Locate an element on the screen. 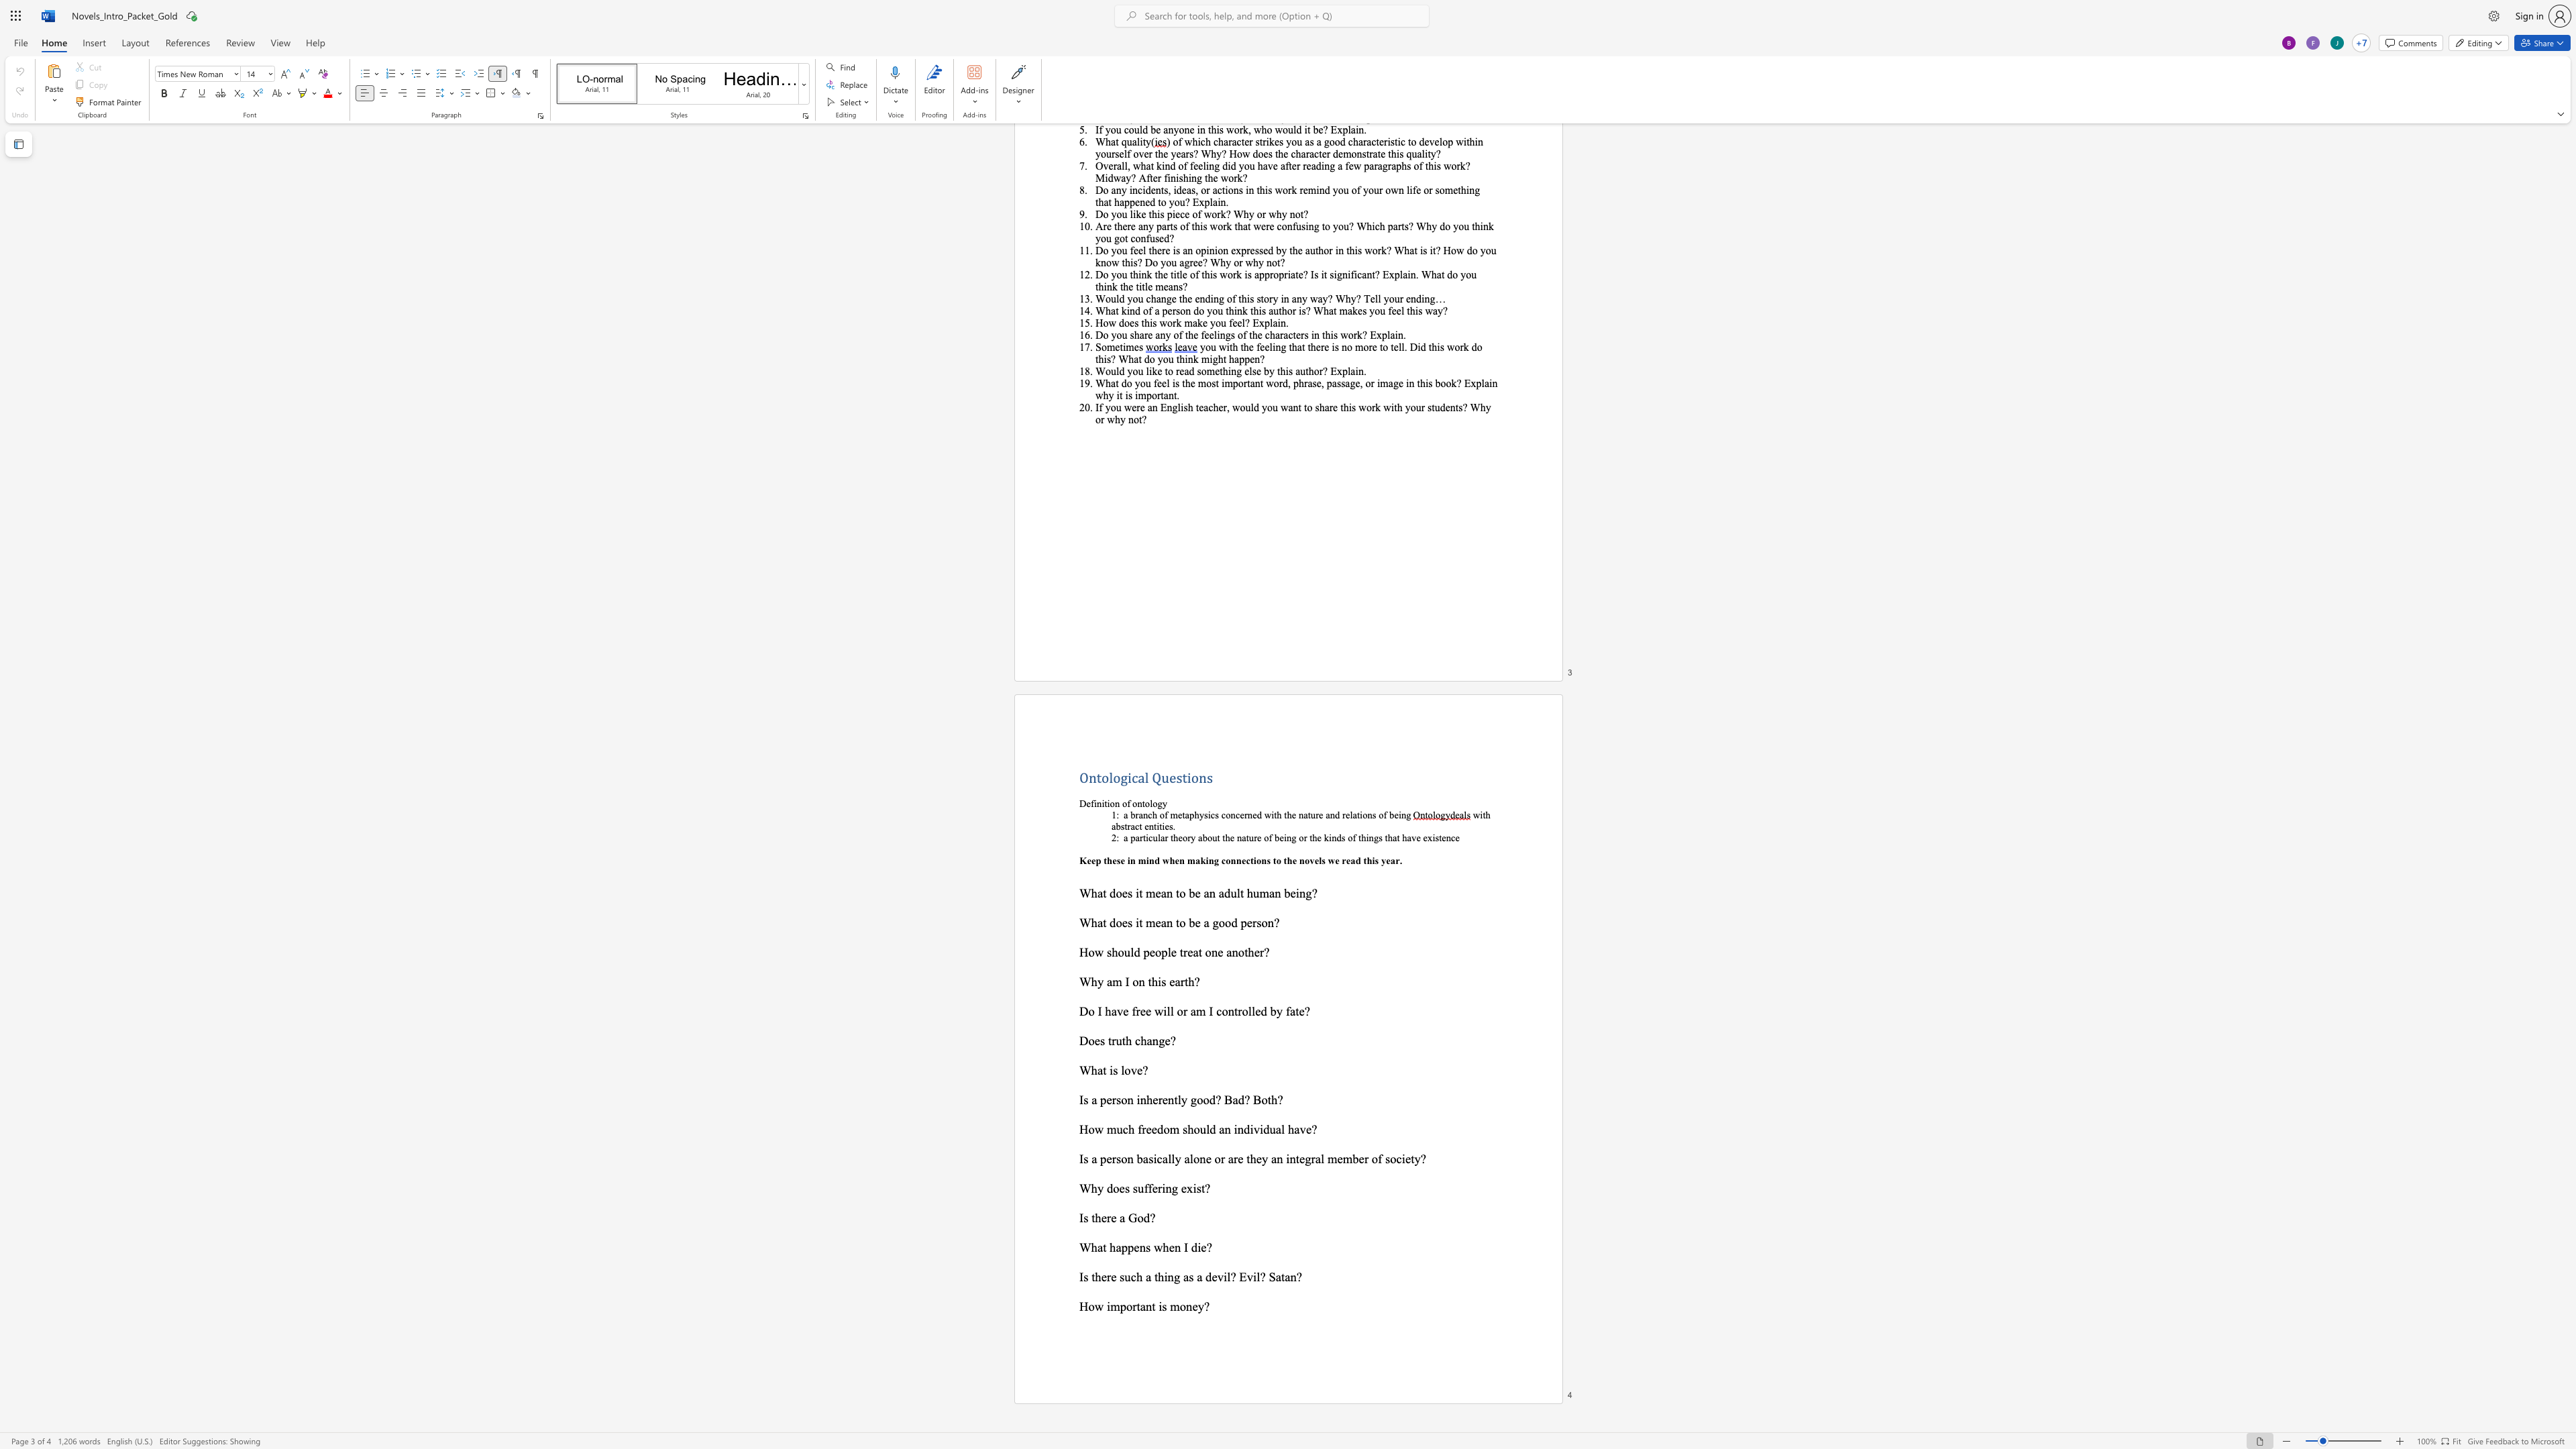 Image resolution: width=2576 pixels, height=1449 pixels. the space between the continuous character "h" and "y" in the text is located at coordinates (1096, 981).